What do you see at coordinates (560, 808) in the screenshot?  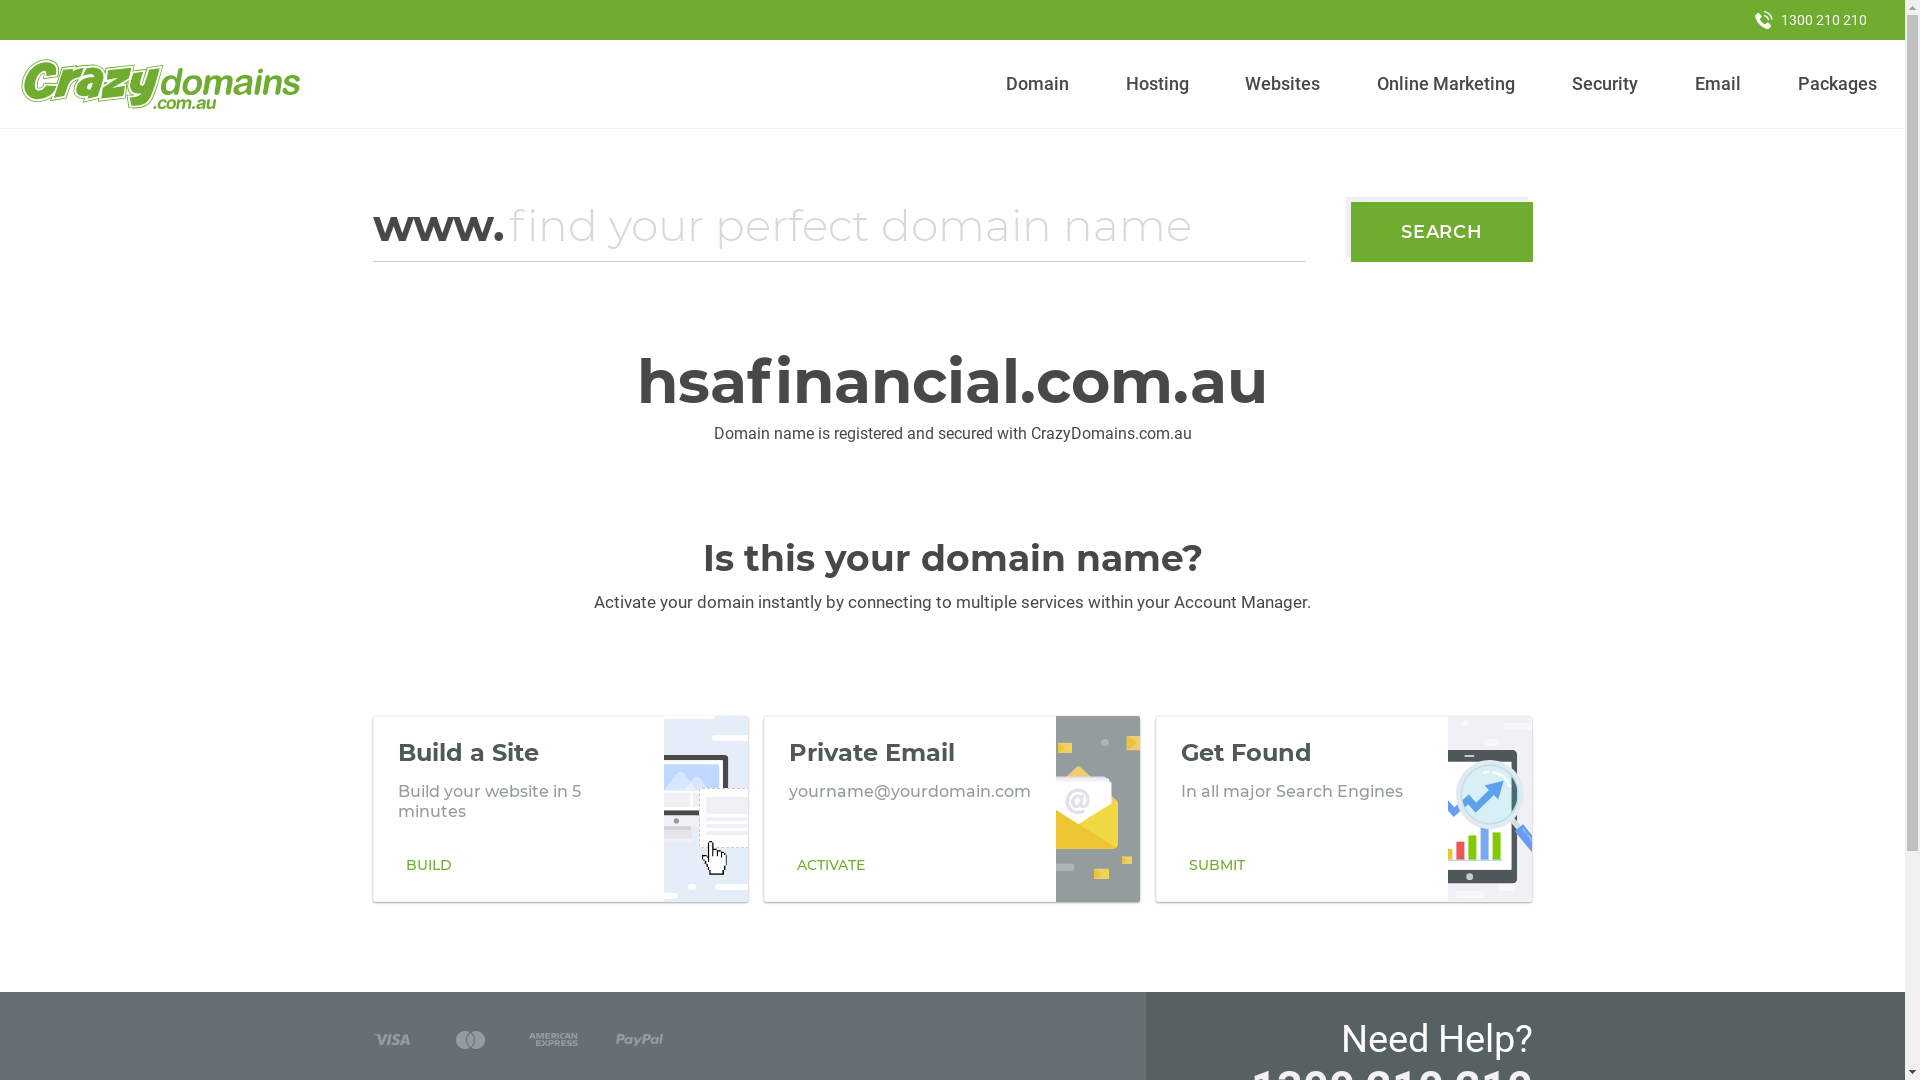 I see `'Build a Site` at bounding box center [560, 808].